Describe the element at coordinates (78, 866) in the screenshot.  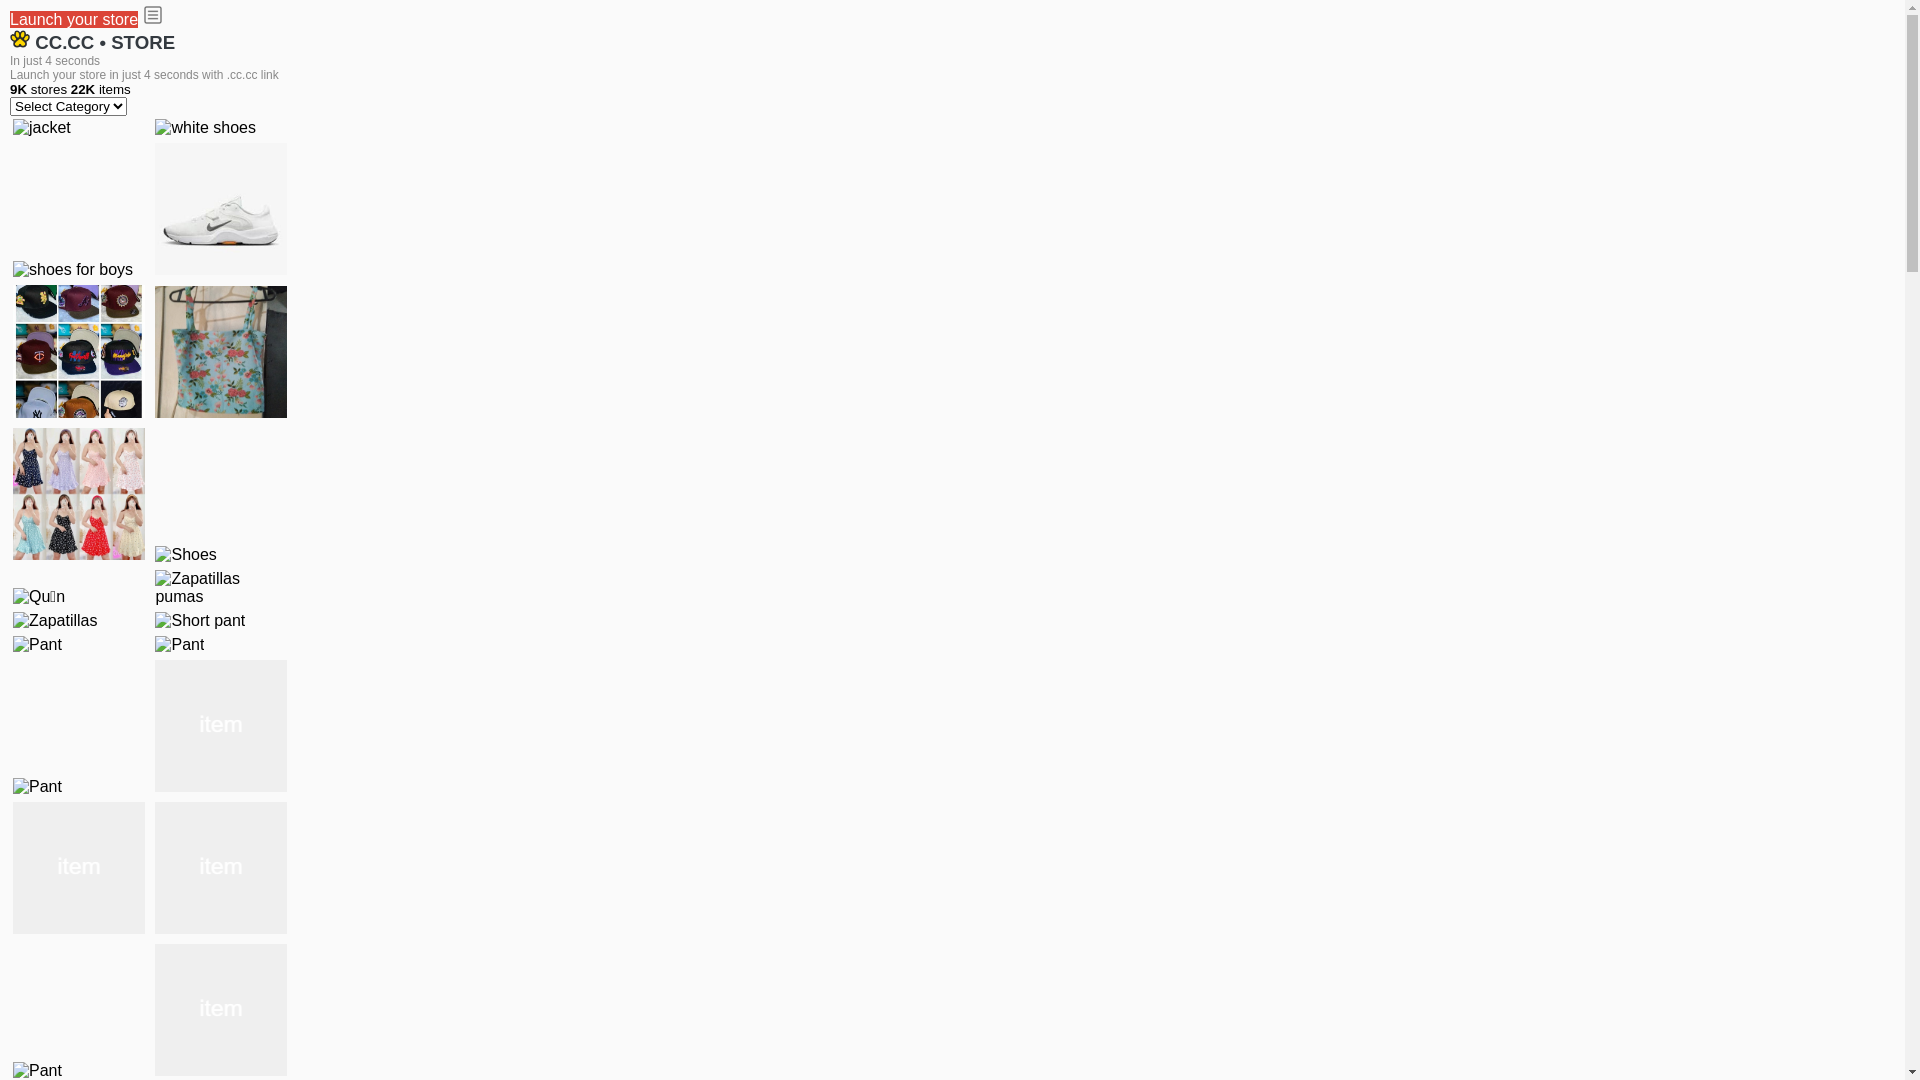
I see `'Pant'` at that location.